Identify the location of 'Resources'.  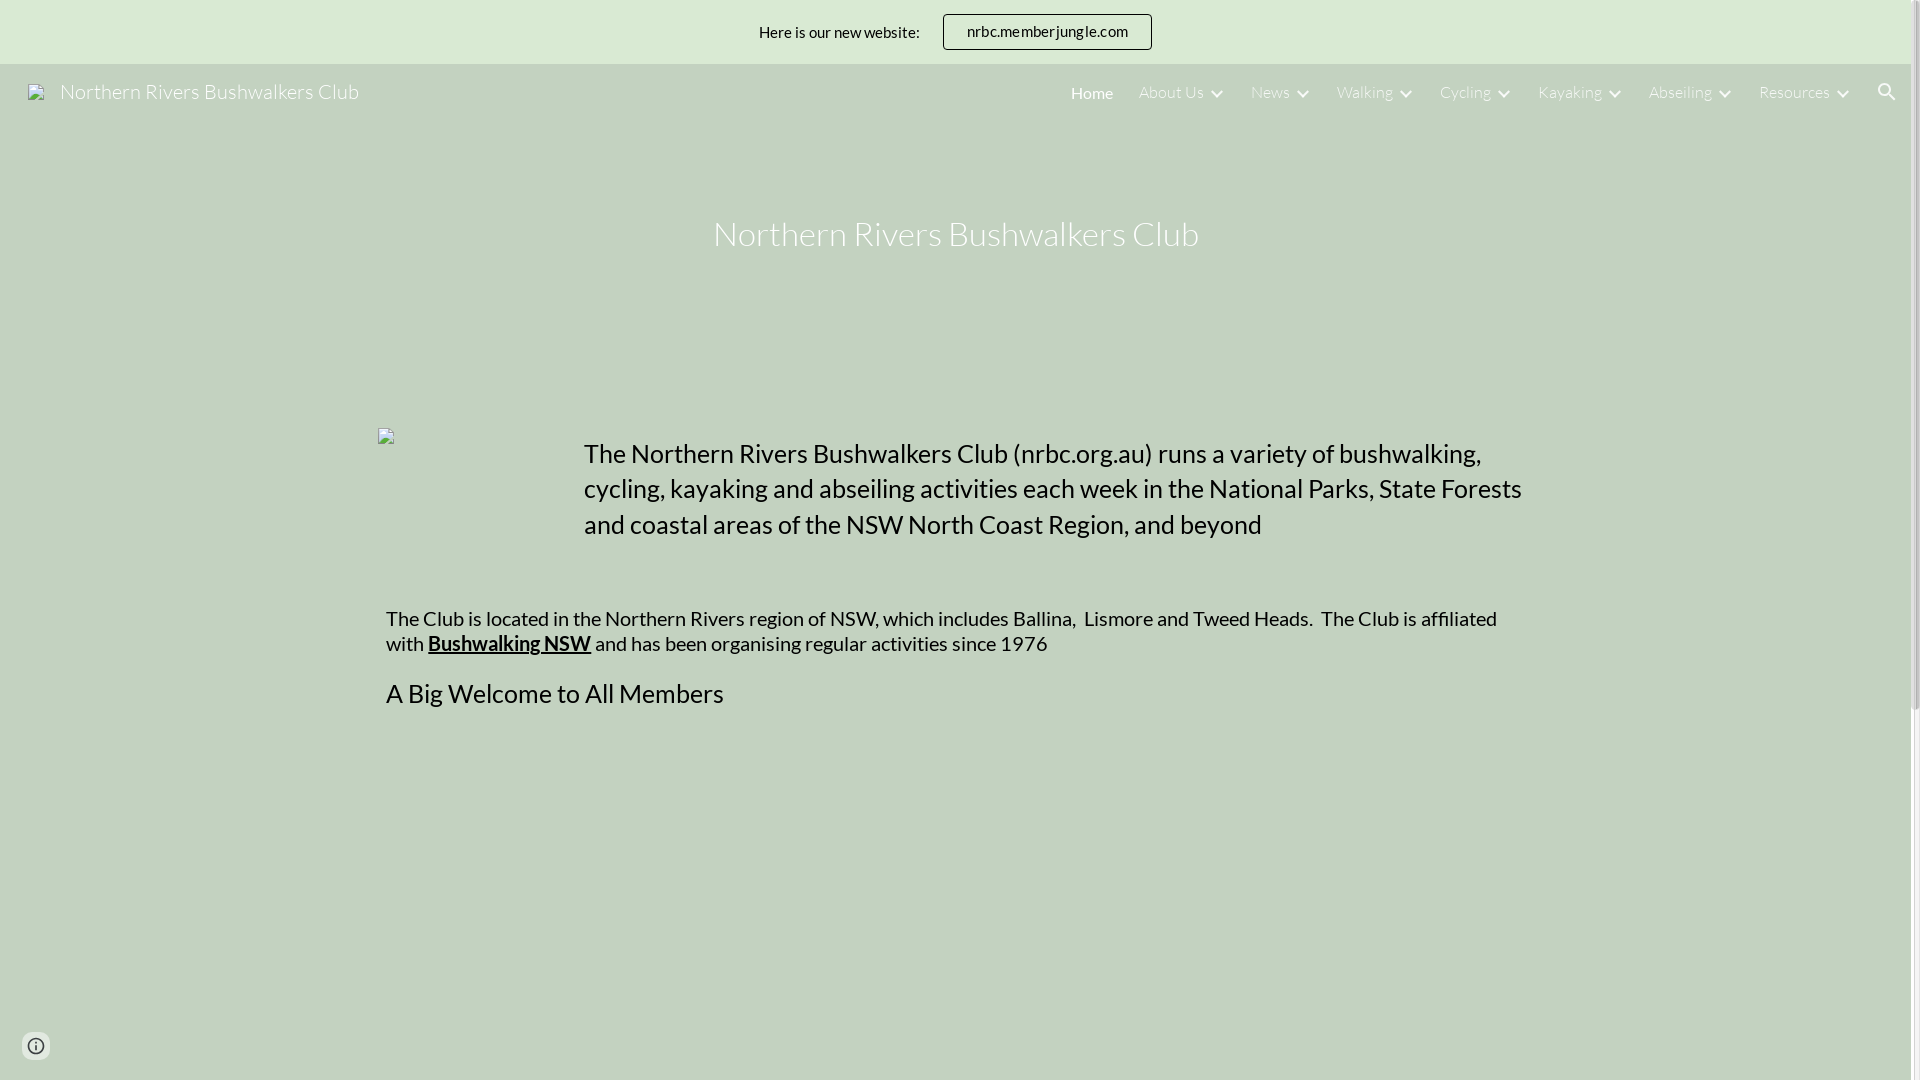
(1794, 92).